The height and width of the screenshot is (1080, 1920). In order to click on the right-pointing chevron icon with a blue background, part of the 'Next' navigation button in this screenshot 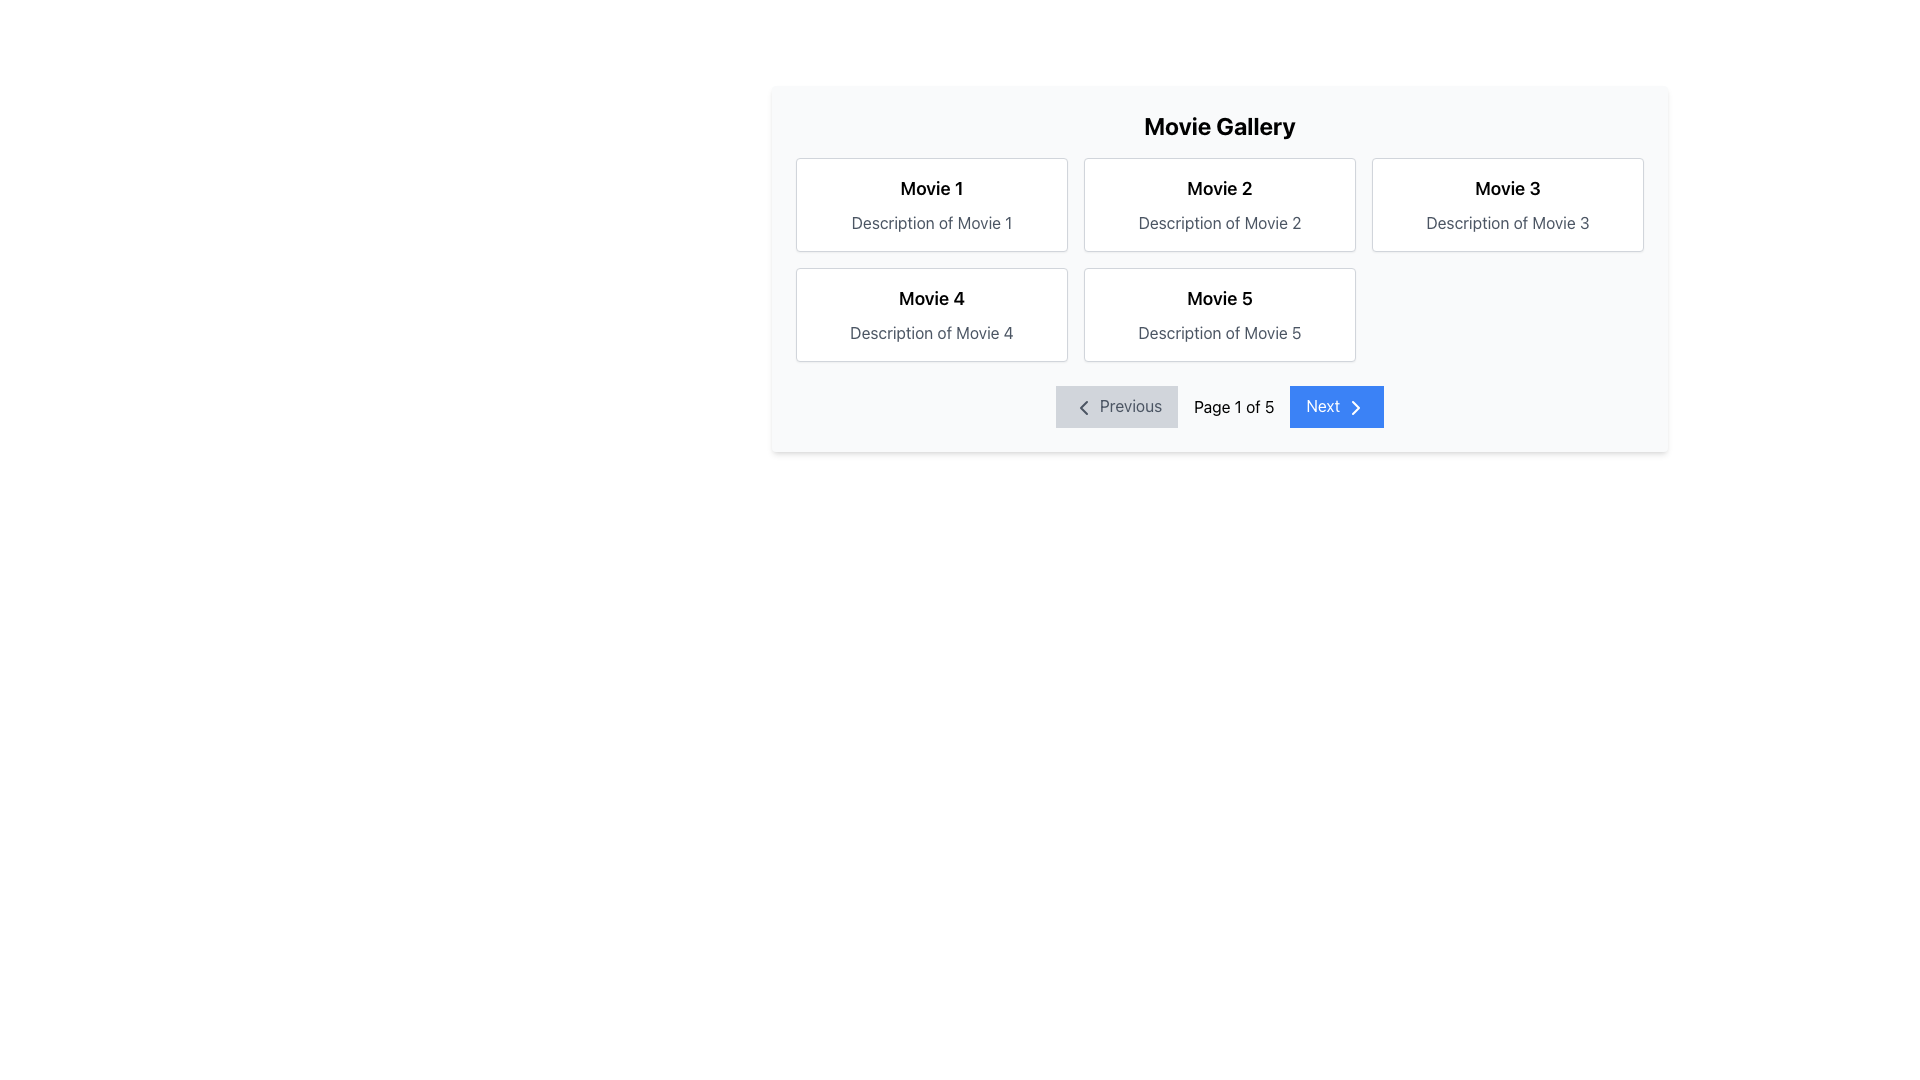, I will do `click(1356, 406)`.